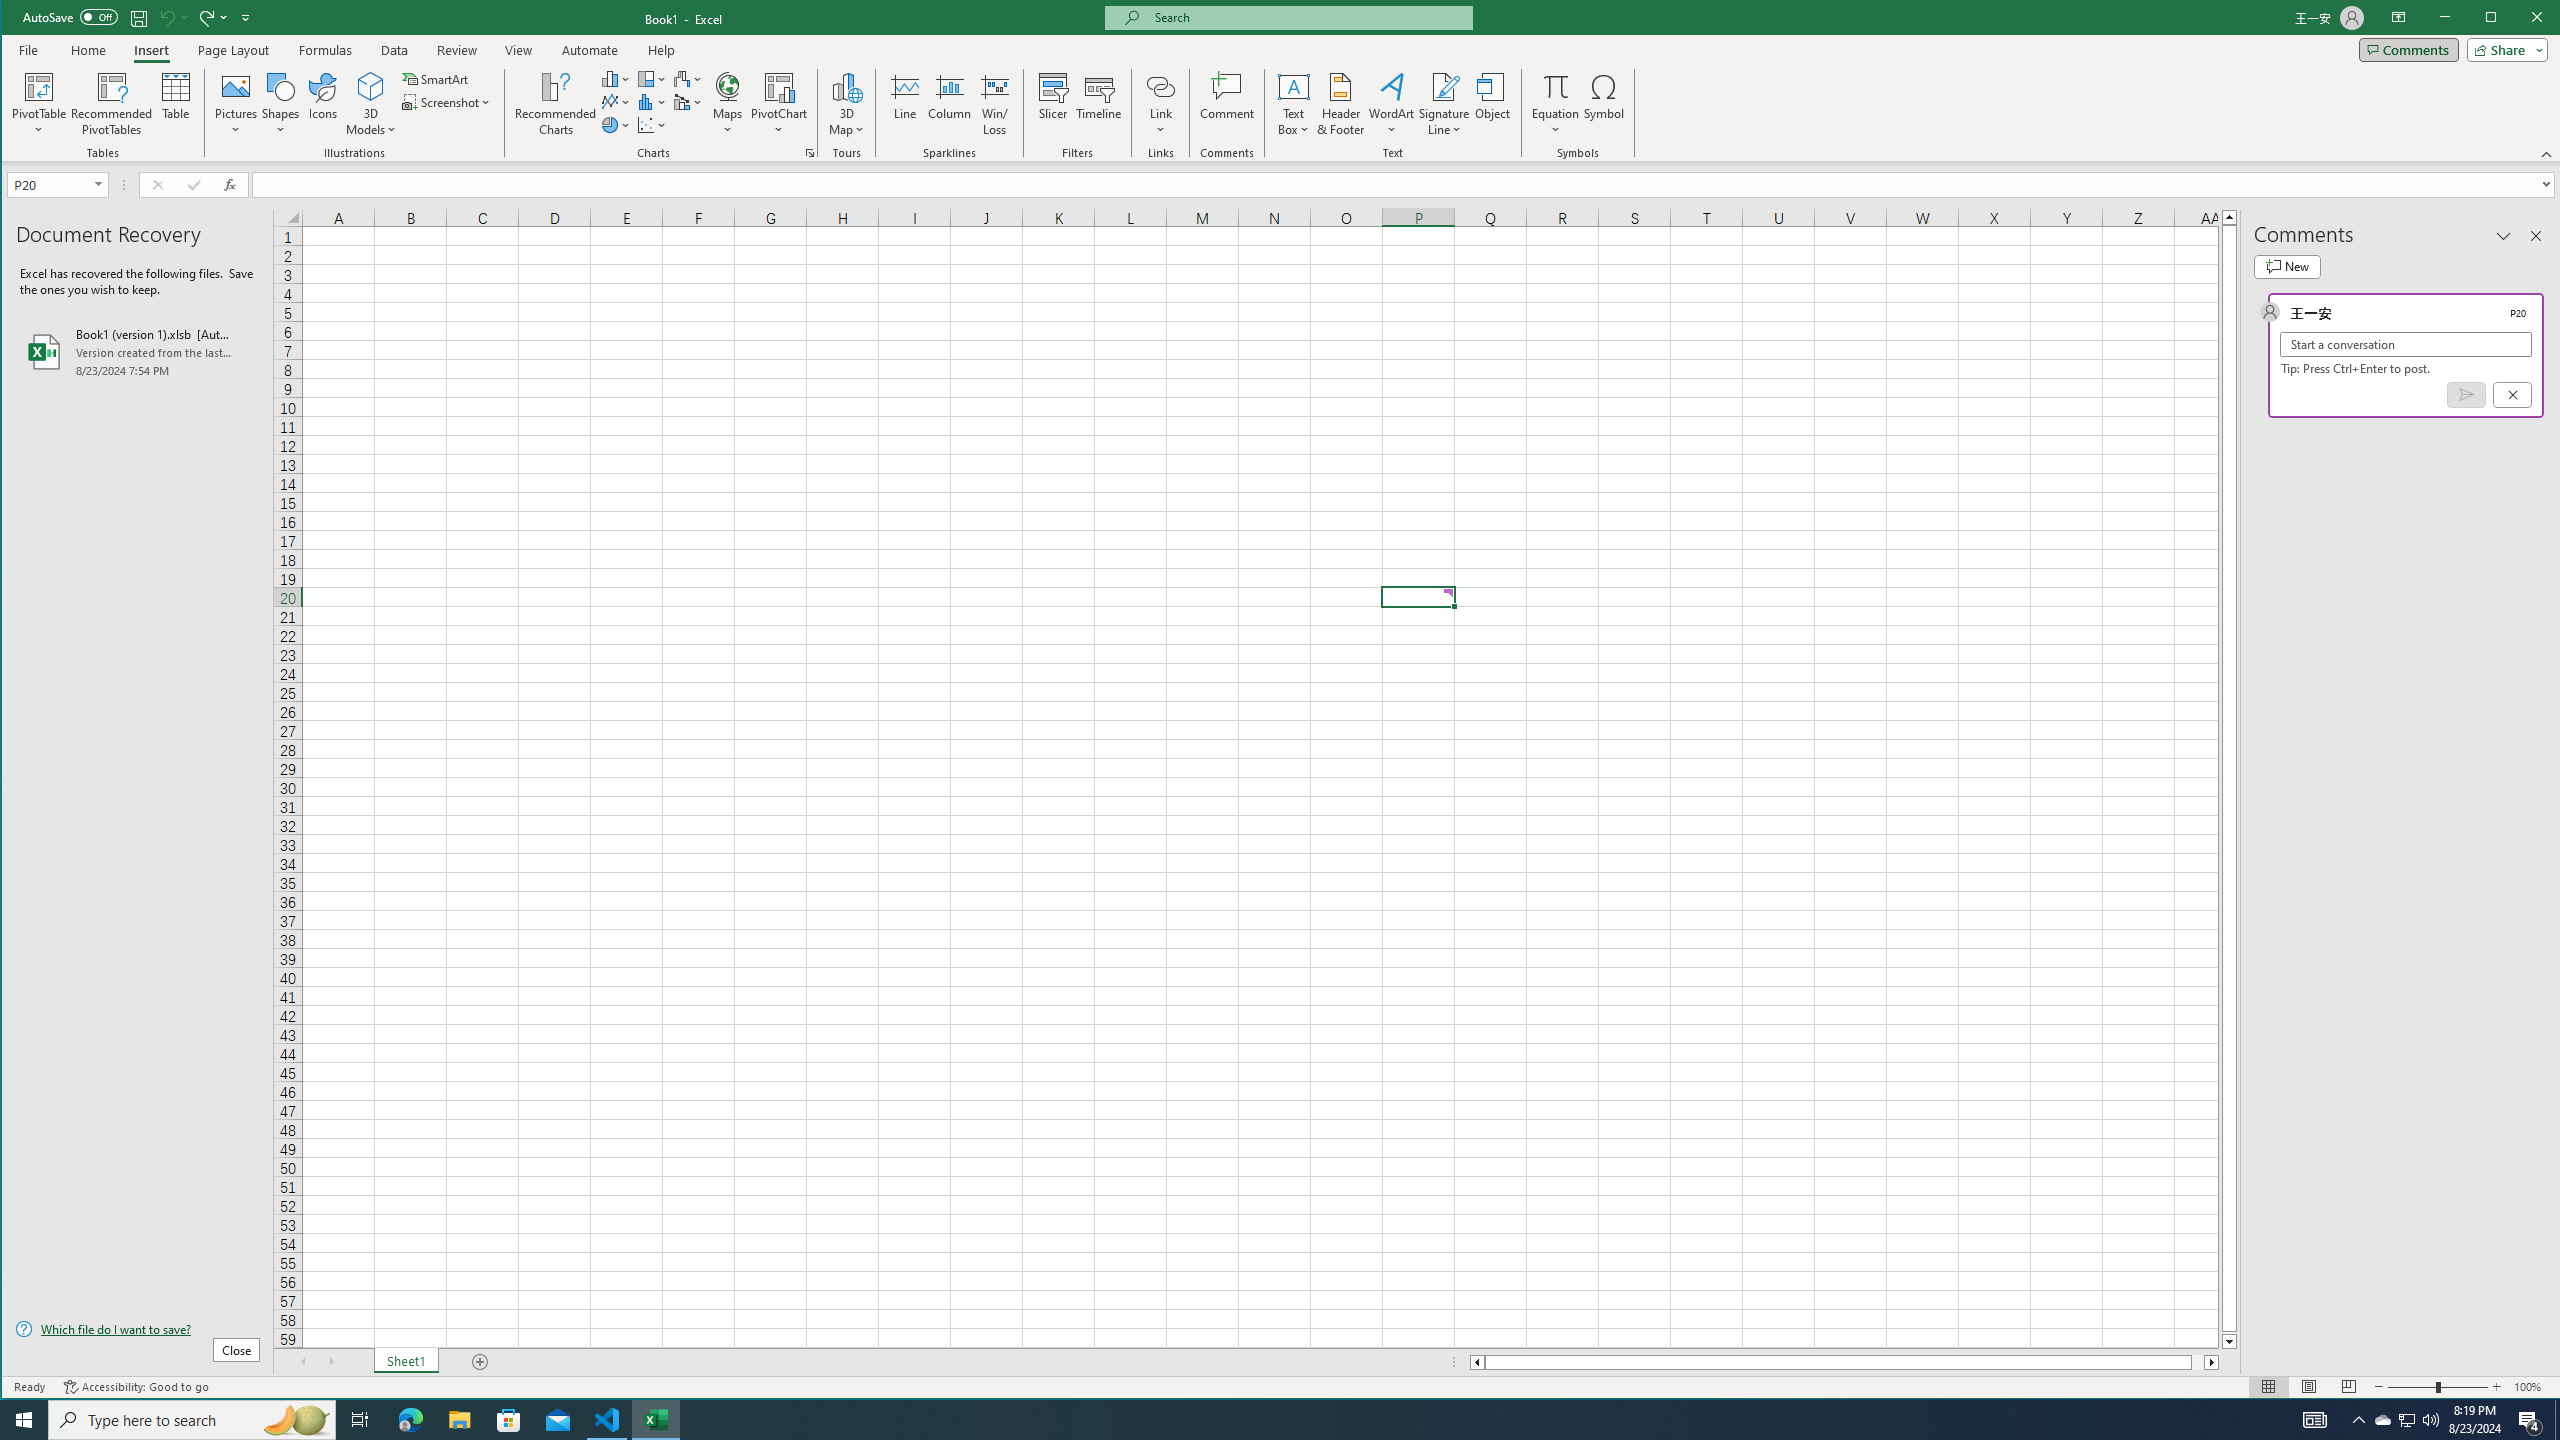 The height and width of the screenshot is (1440, 2560). I want to click on 'Signature Line', so click(1444, 103).